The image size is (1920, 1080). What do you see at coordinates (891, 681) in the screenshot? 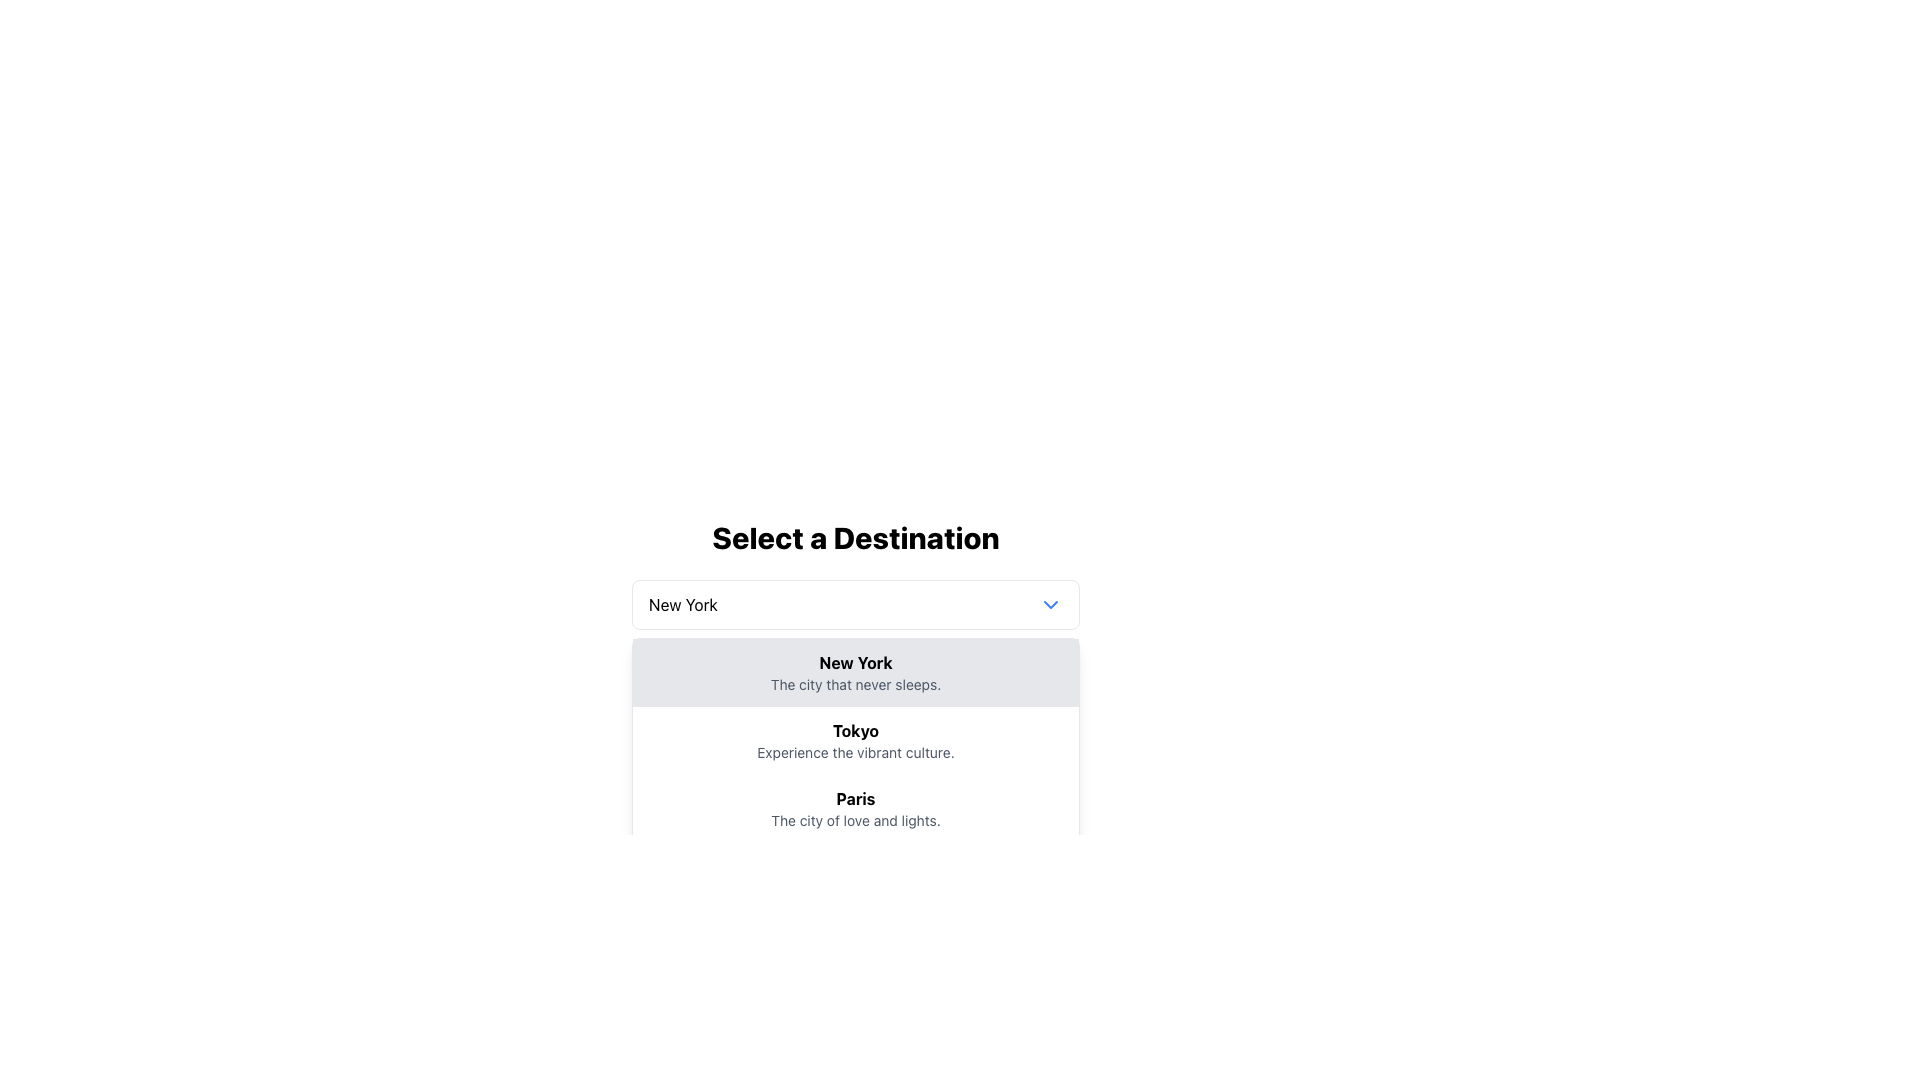
I see `the text element that indicates the currently selected city, which is part of a dropdown component and reads 'Selected: New York'` at bounding box center [891, 681].